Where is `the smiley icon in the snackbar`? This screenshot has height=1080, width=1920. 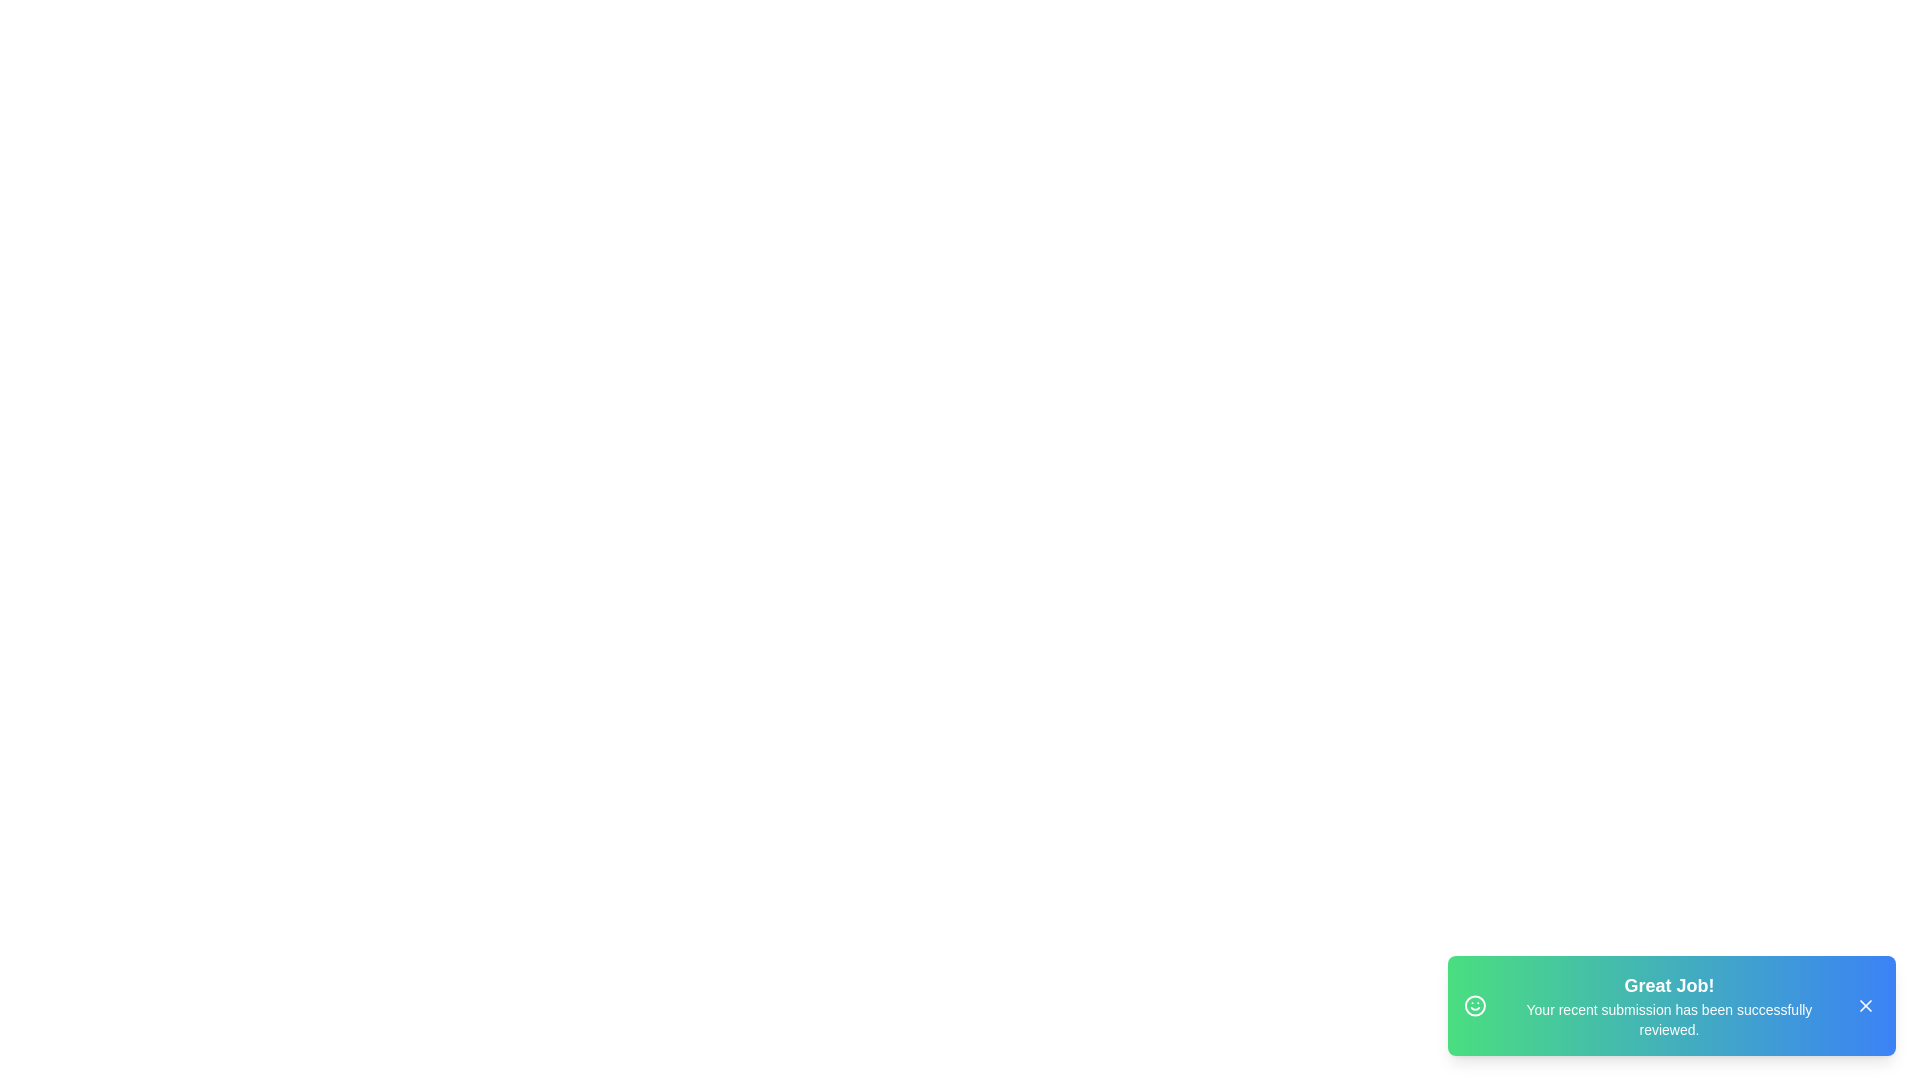 the smiley icon in the snackbar is located at coordinates (1474, 1006).